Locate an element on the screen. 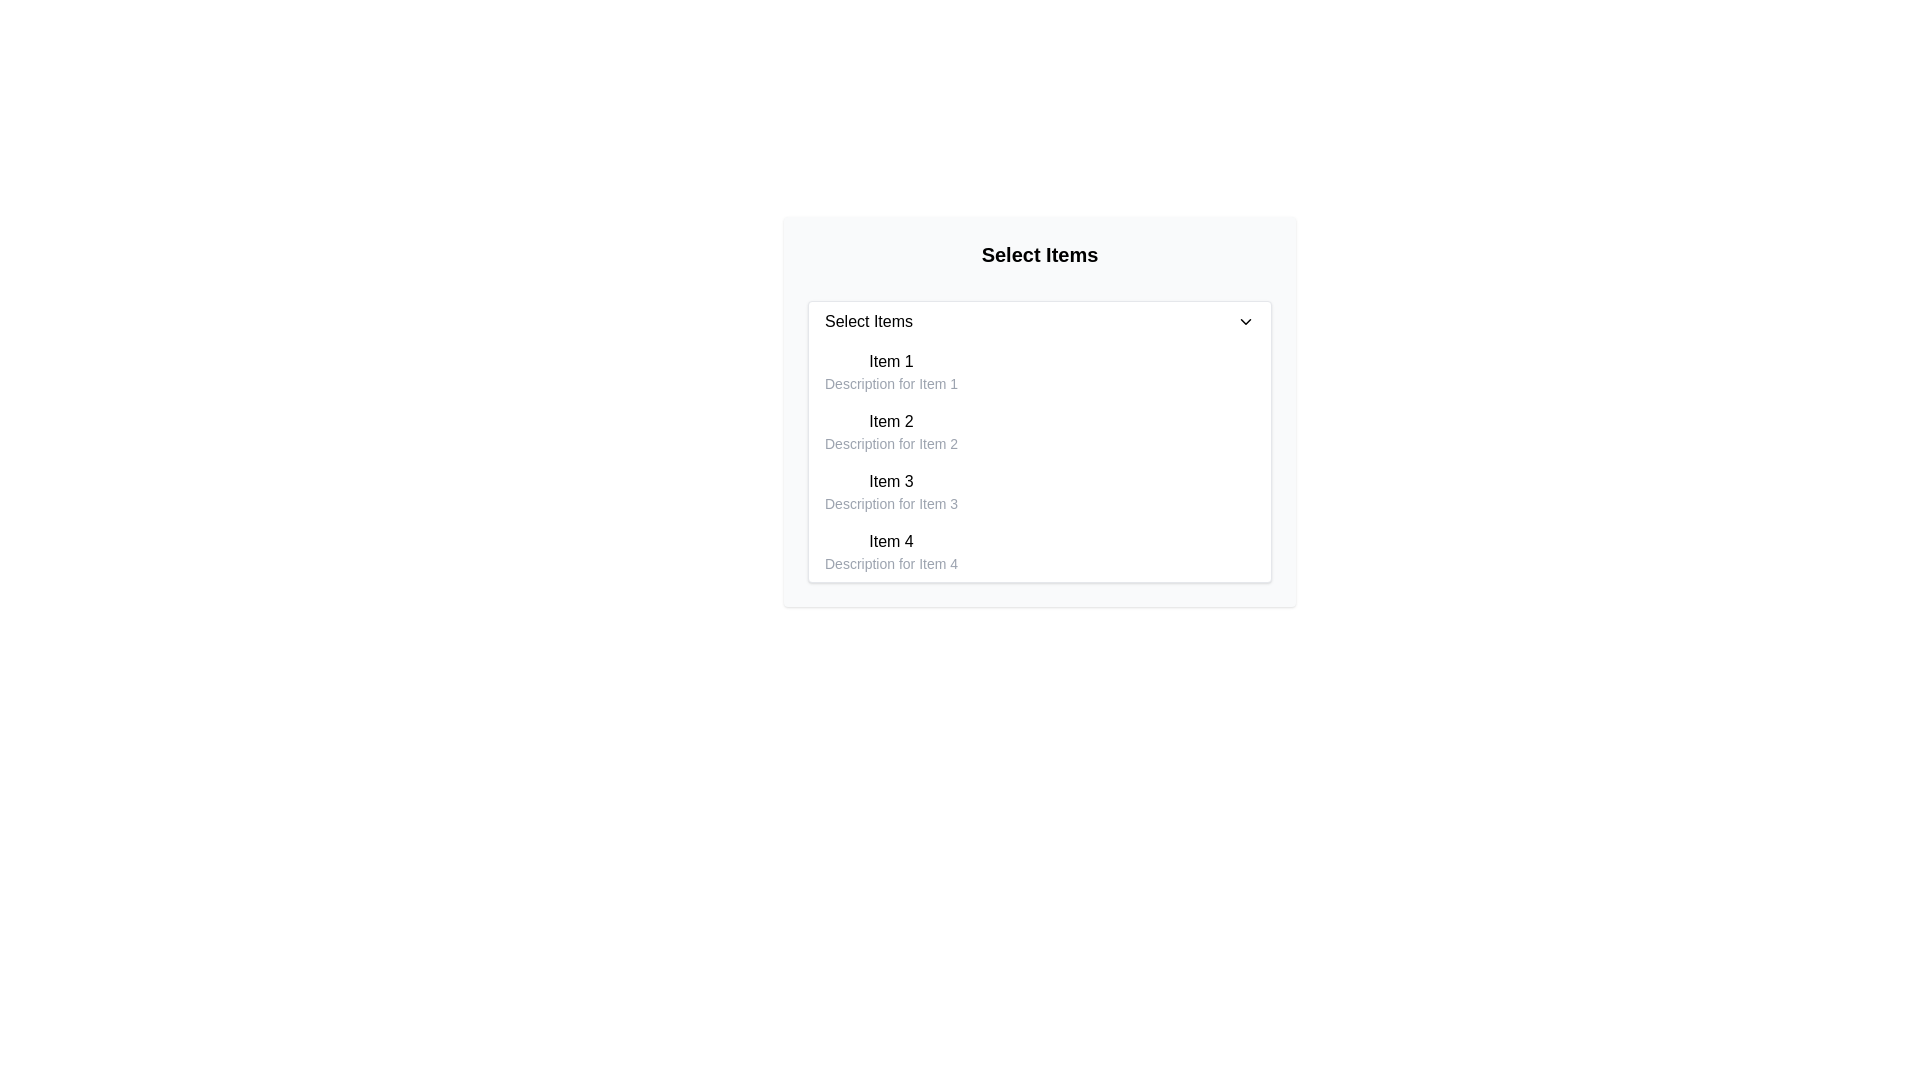 The height and width of the screenshot is (1080, 1920). the third item in the dropdown list, which contains the bold heading 'Item 3' and the description 'Description for Item 3' is located at coordinates (890, 492).